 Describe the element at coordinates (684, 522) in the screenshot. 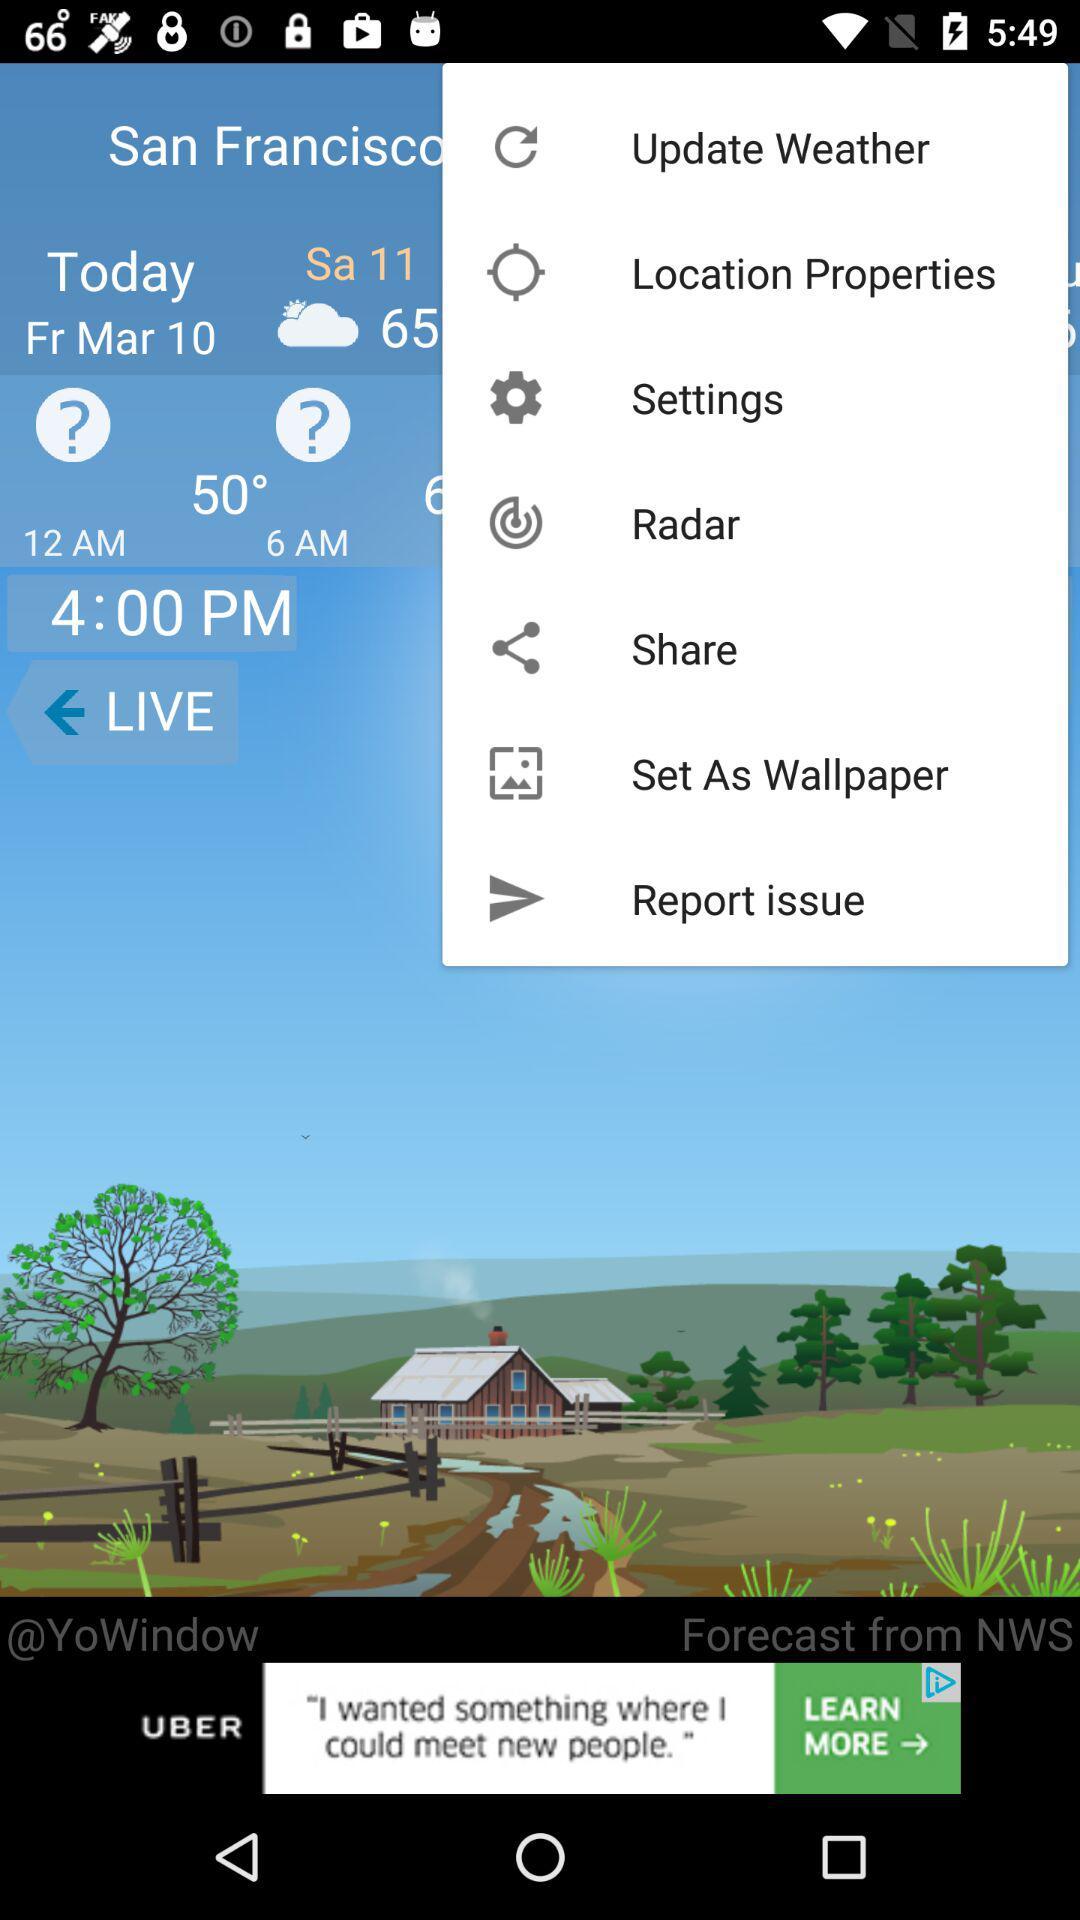

I see `radar` at that location.